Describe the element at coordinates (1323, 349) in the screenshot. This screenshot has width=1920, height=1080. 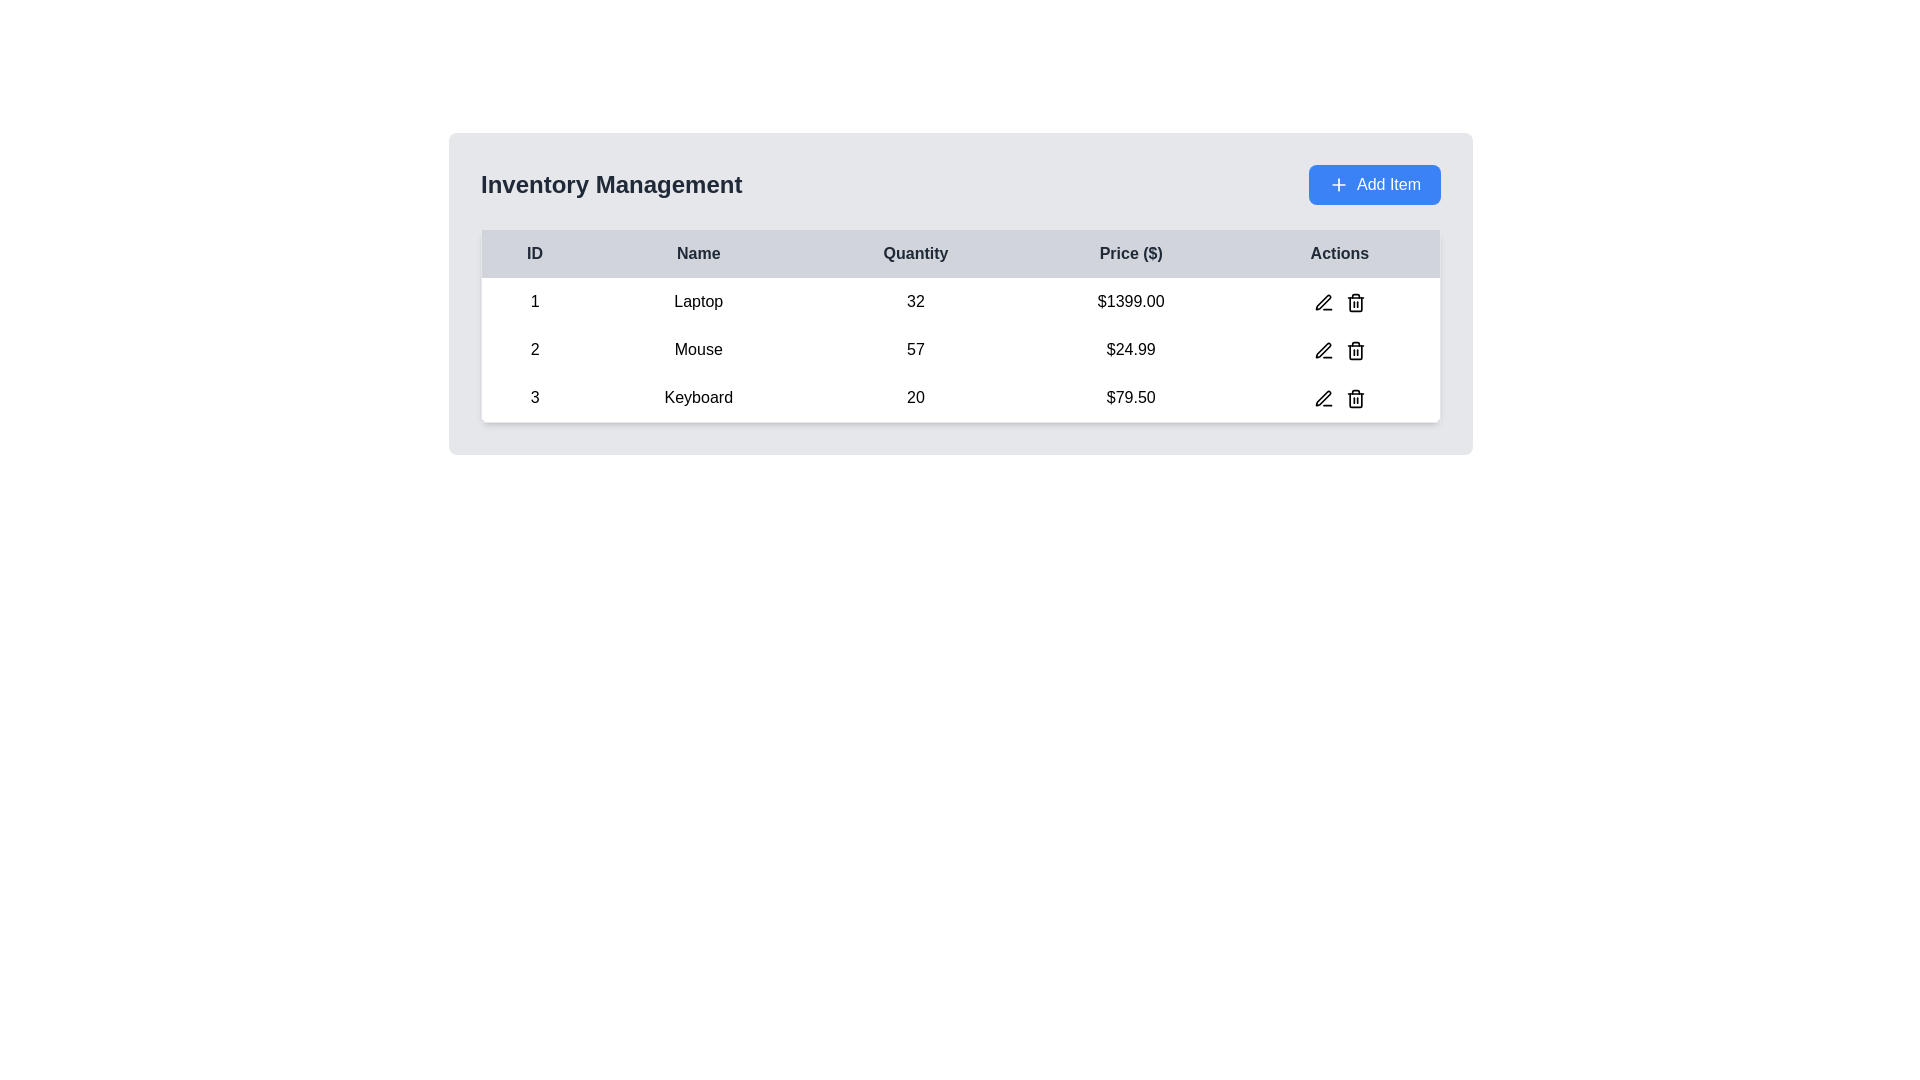
I see `the edit icon button in the Actions column of the Inventory Management interface, located in the second row next` at that location.